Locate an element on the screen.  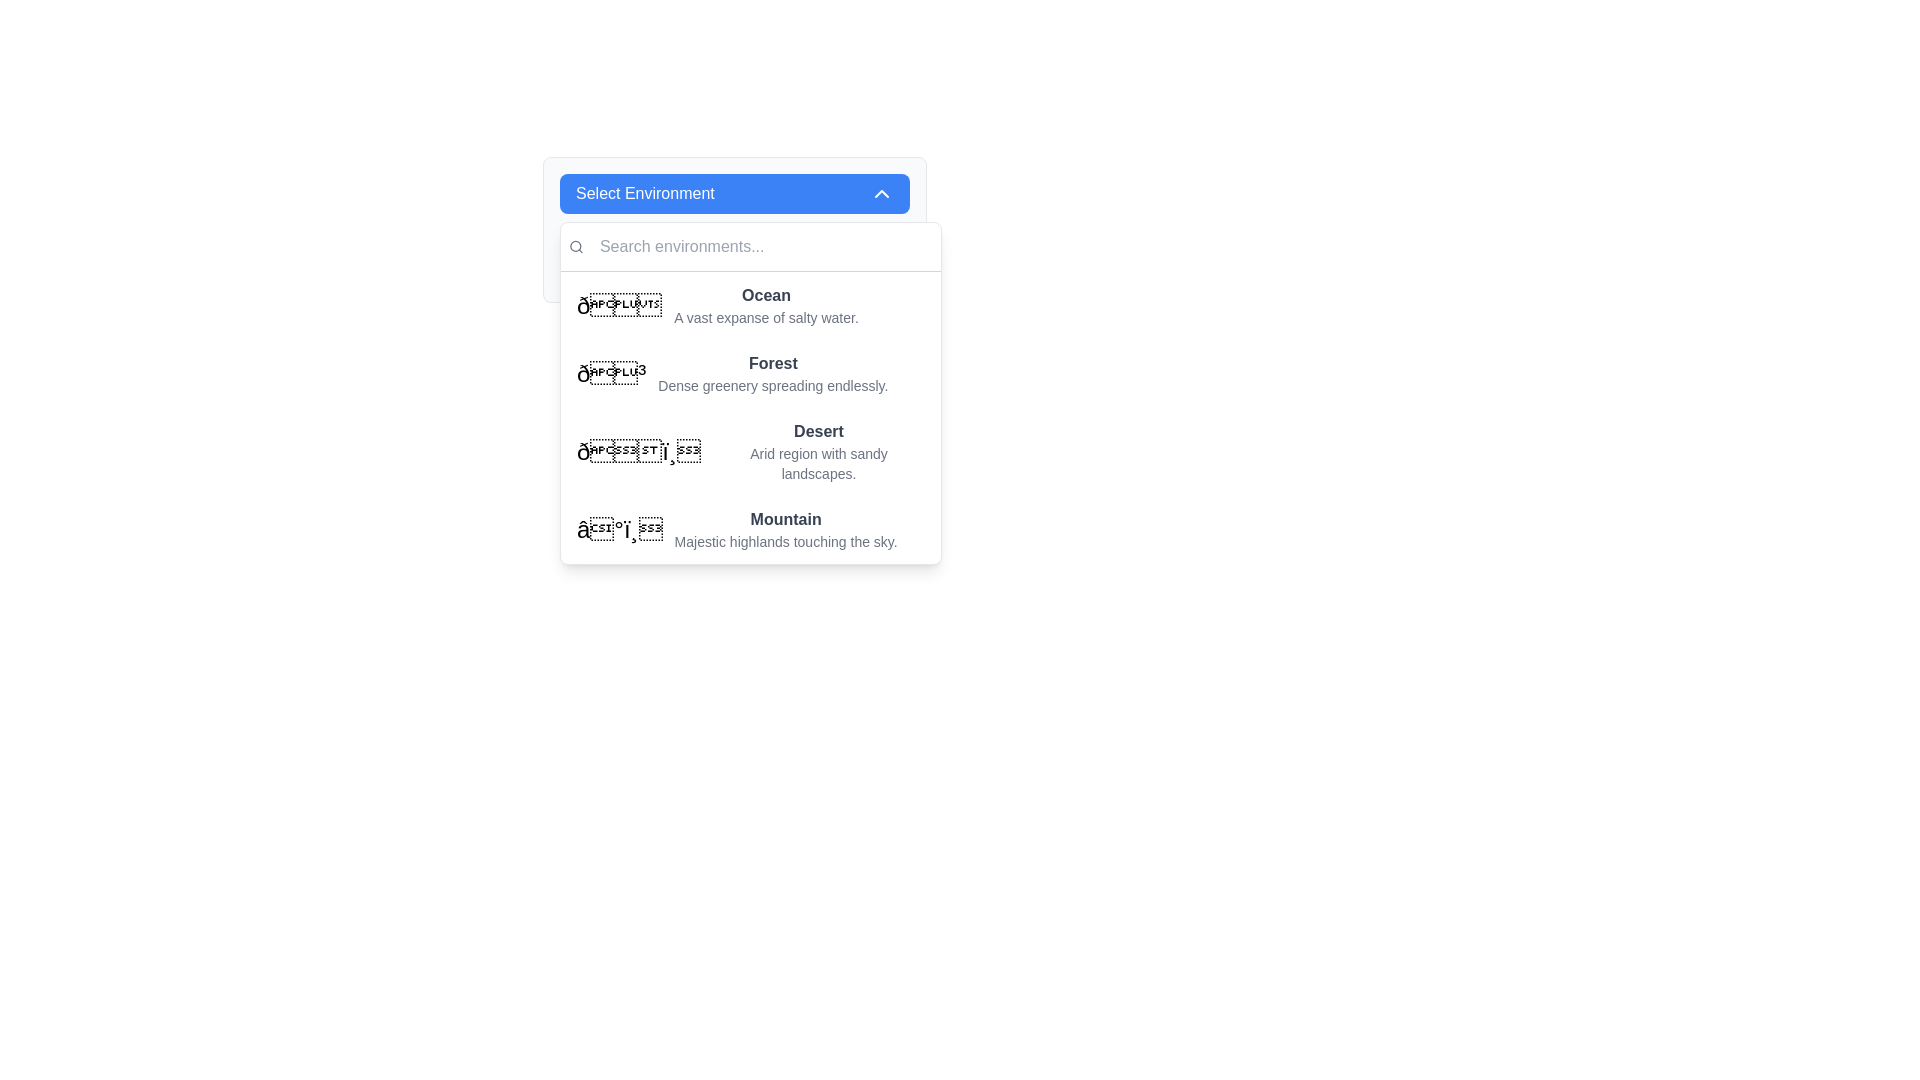
to select the 'Mountain' menu item, which is the fourth option in a dropdown menu, featuring a bold title and a description below it is located at coordinates (749, 528).